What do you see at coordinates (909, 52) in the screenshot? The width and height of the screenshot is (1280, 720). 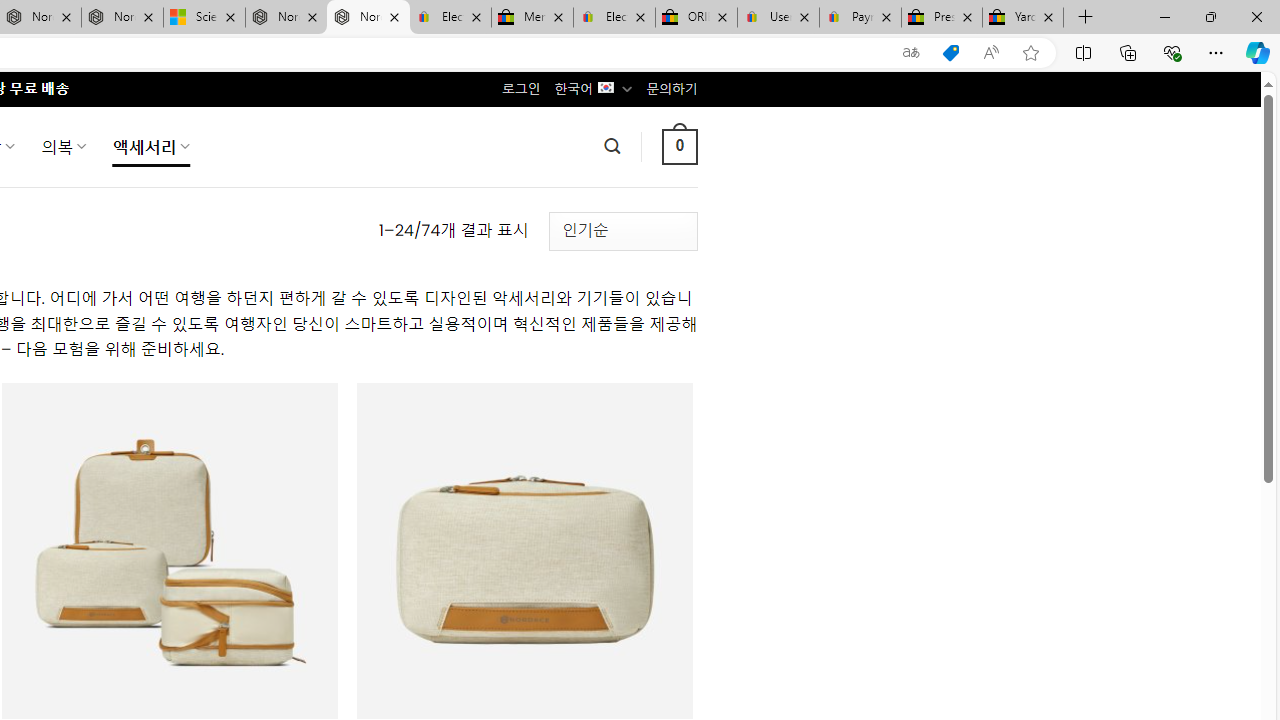 I see `'Show translate options'` at bounding box center [909, 52].